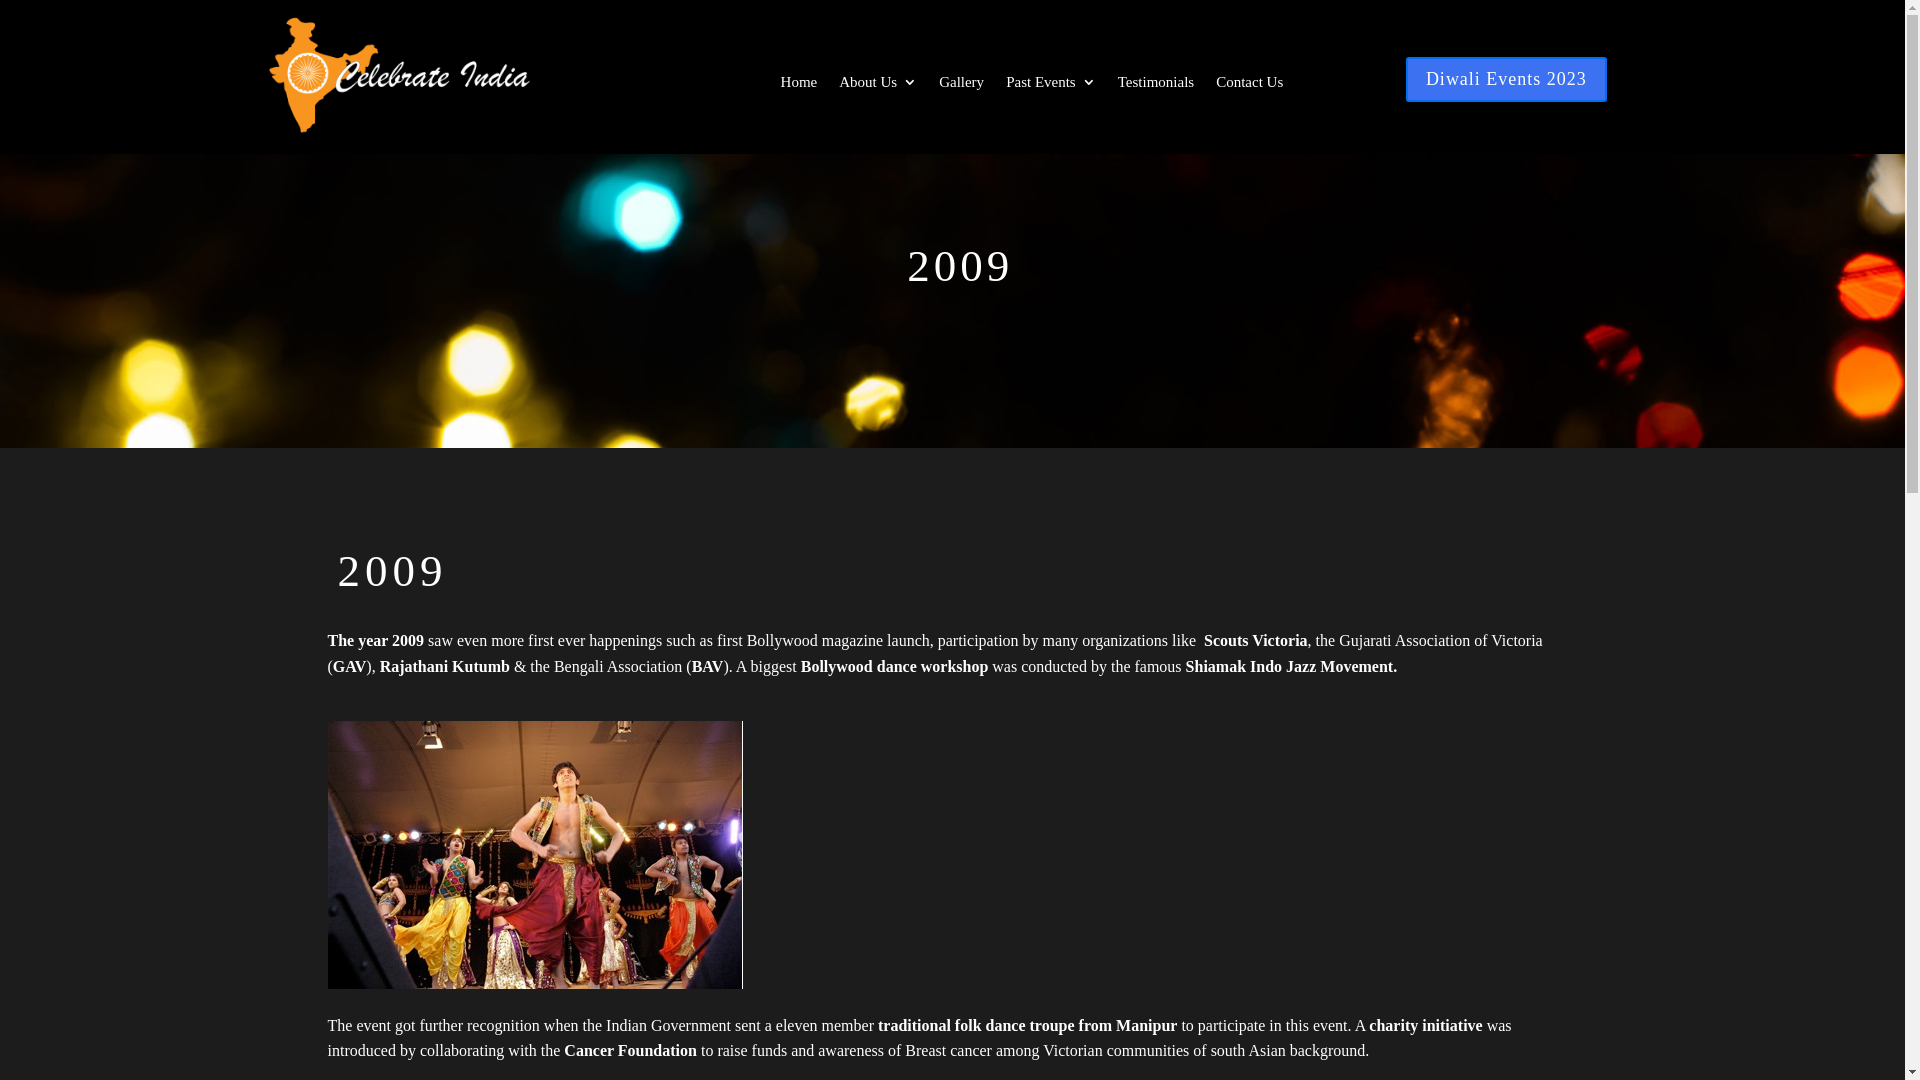 The width and height of the screenshot is (1920, 1080). I want to click on 'Past Events', so click(1050, 84).